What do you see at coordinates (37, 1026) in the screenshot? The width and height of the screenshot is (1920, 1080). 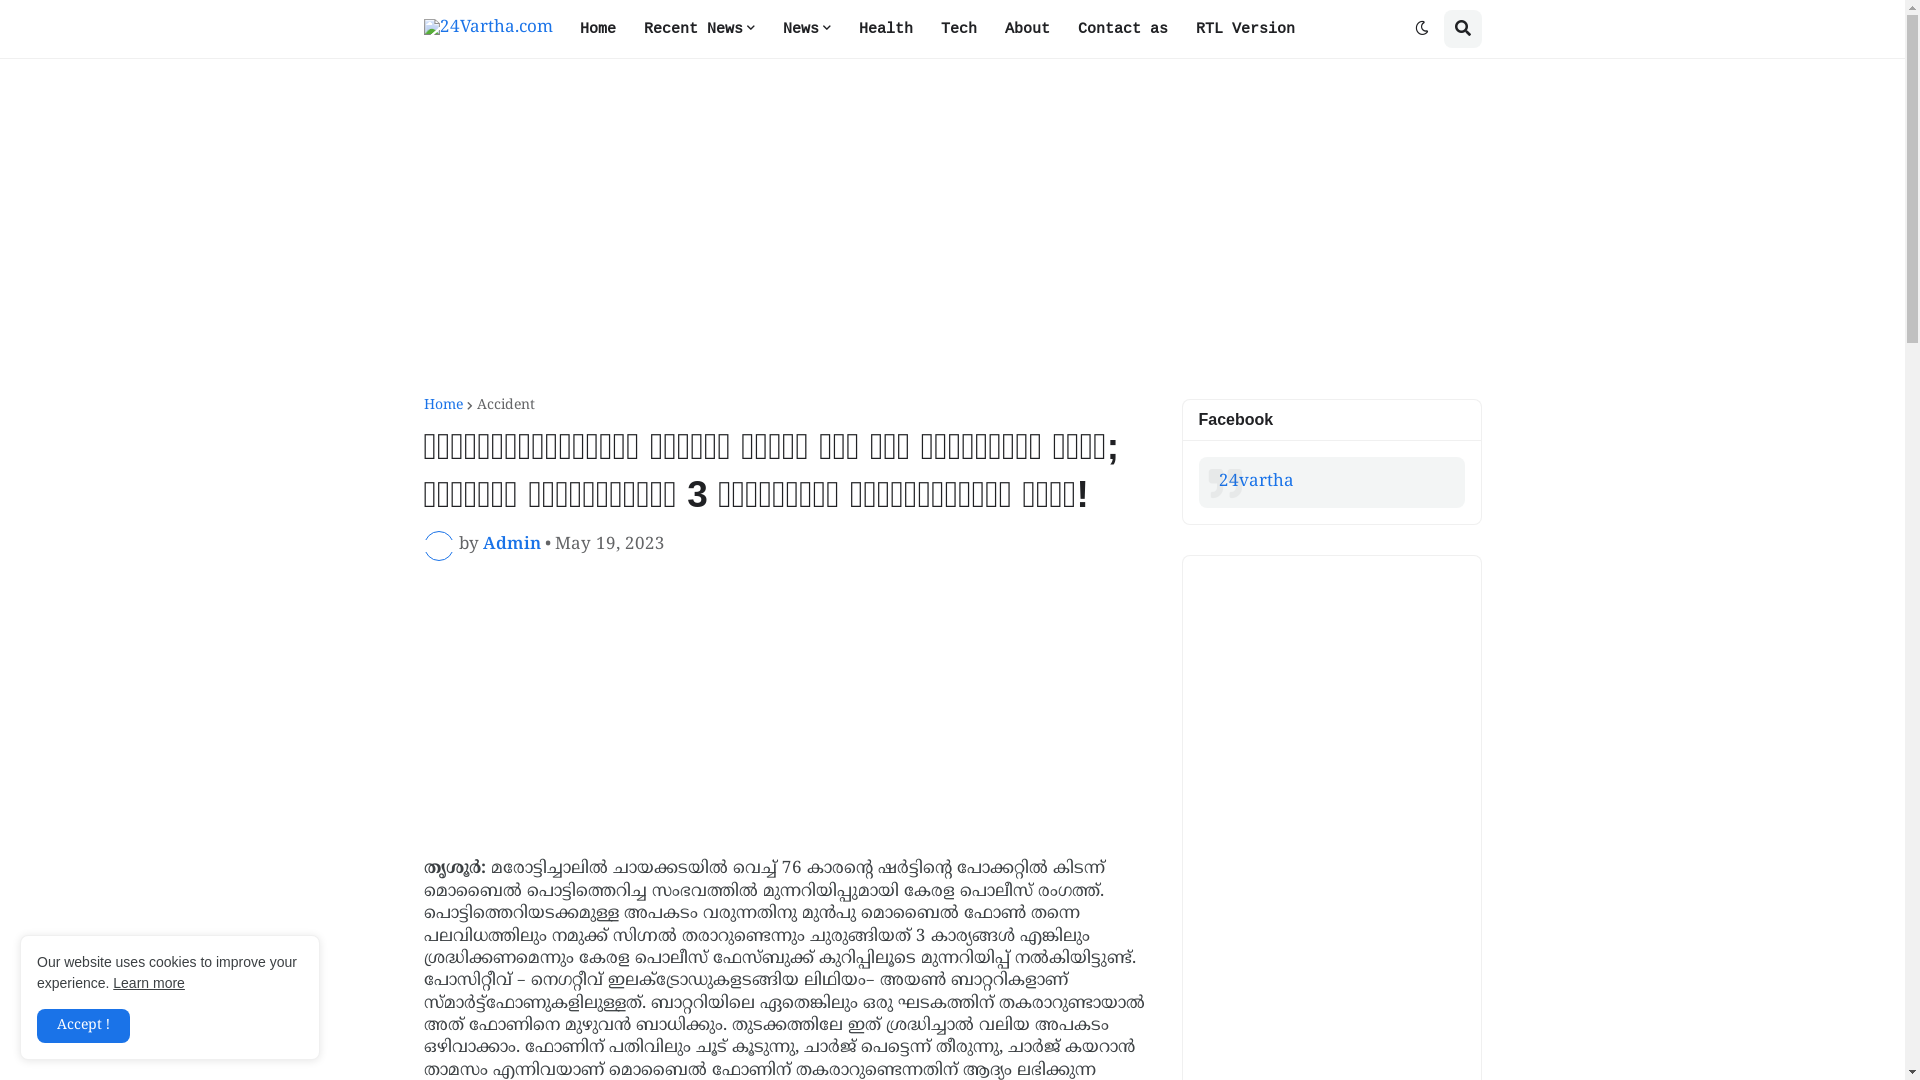 I see `'Accept !'` at bounding box center [37, 1026].